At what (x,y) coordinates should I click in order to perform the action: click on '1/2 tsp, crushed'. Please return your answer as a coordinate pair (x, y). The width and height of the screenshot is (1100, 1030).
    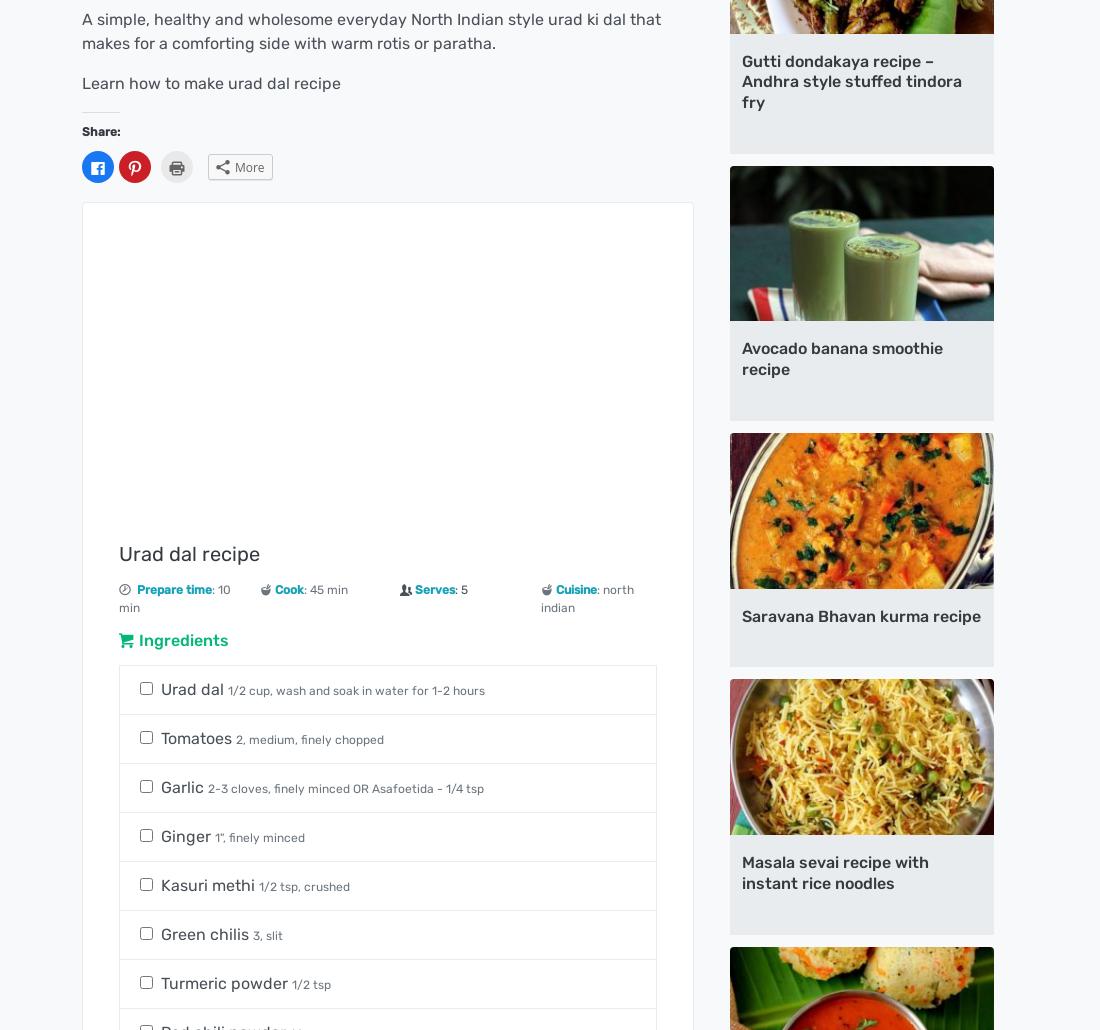
    Looking at the image, I should click on (303, 886).